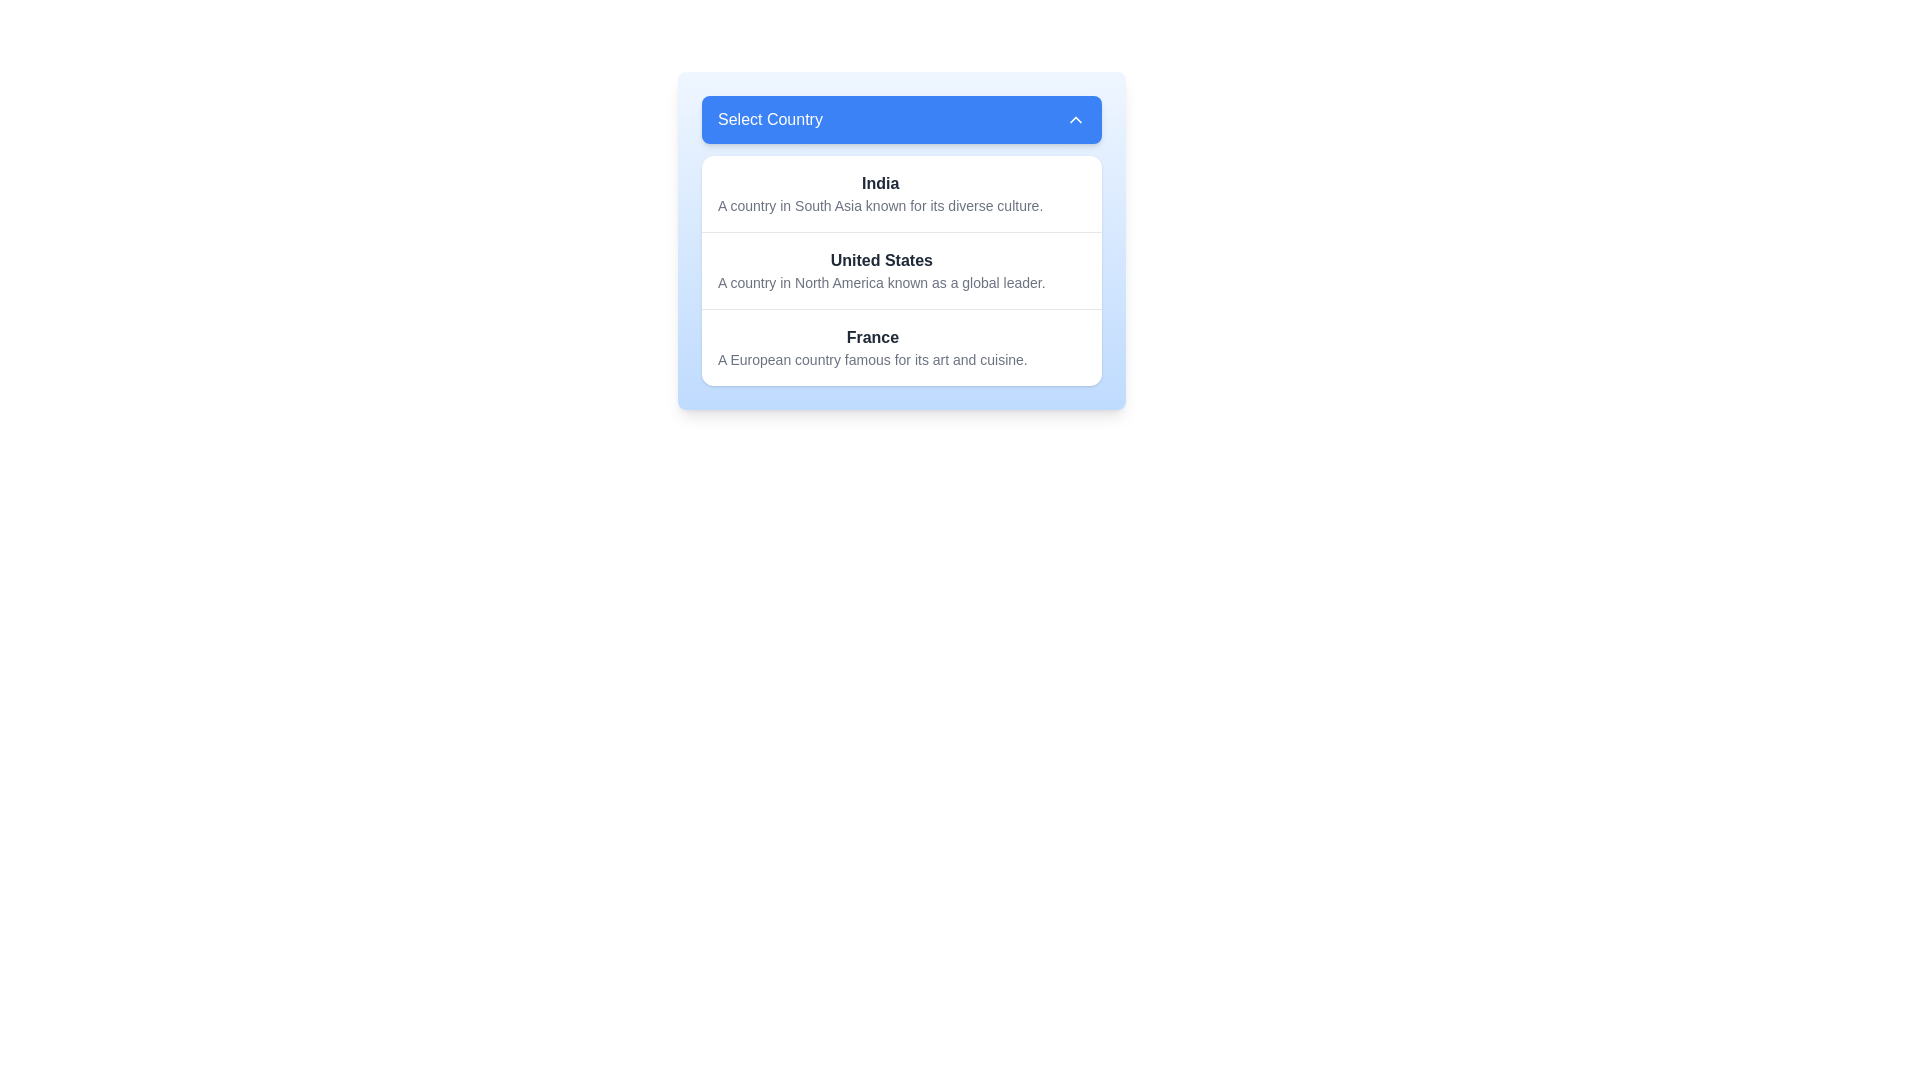 The image size is (1920, 1080). What do you see at coordinates (1074, 119) in the screenshot?
I see `the upward chevron icon in the top-right corner of the blue header labeled 'Select Country'` at bounding box center [1074, 119].